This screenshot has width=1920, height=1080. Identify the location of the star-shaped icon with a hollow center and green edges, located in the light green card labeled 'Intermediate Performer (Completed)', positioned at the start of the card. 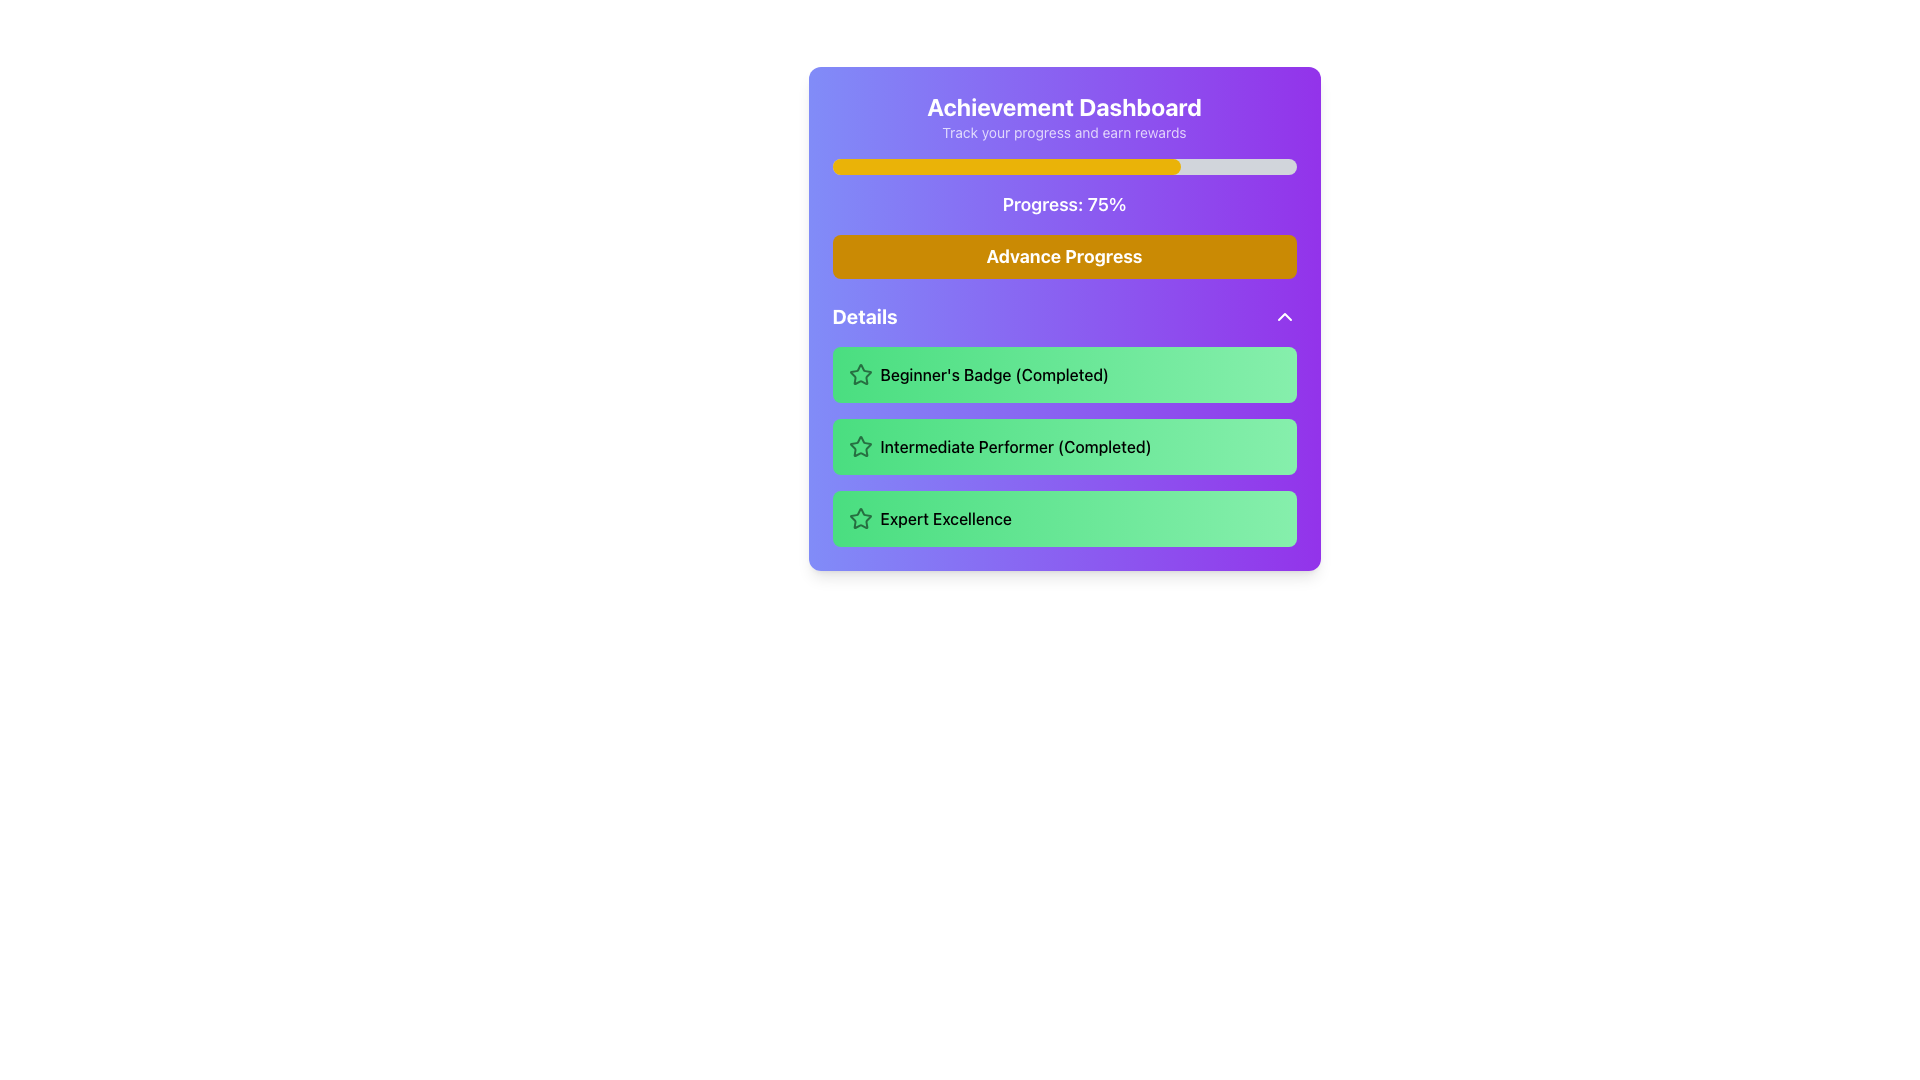
(860, 446).